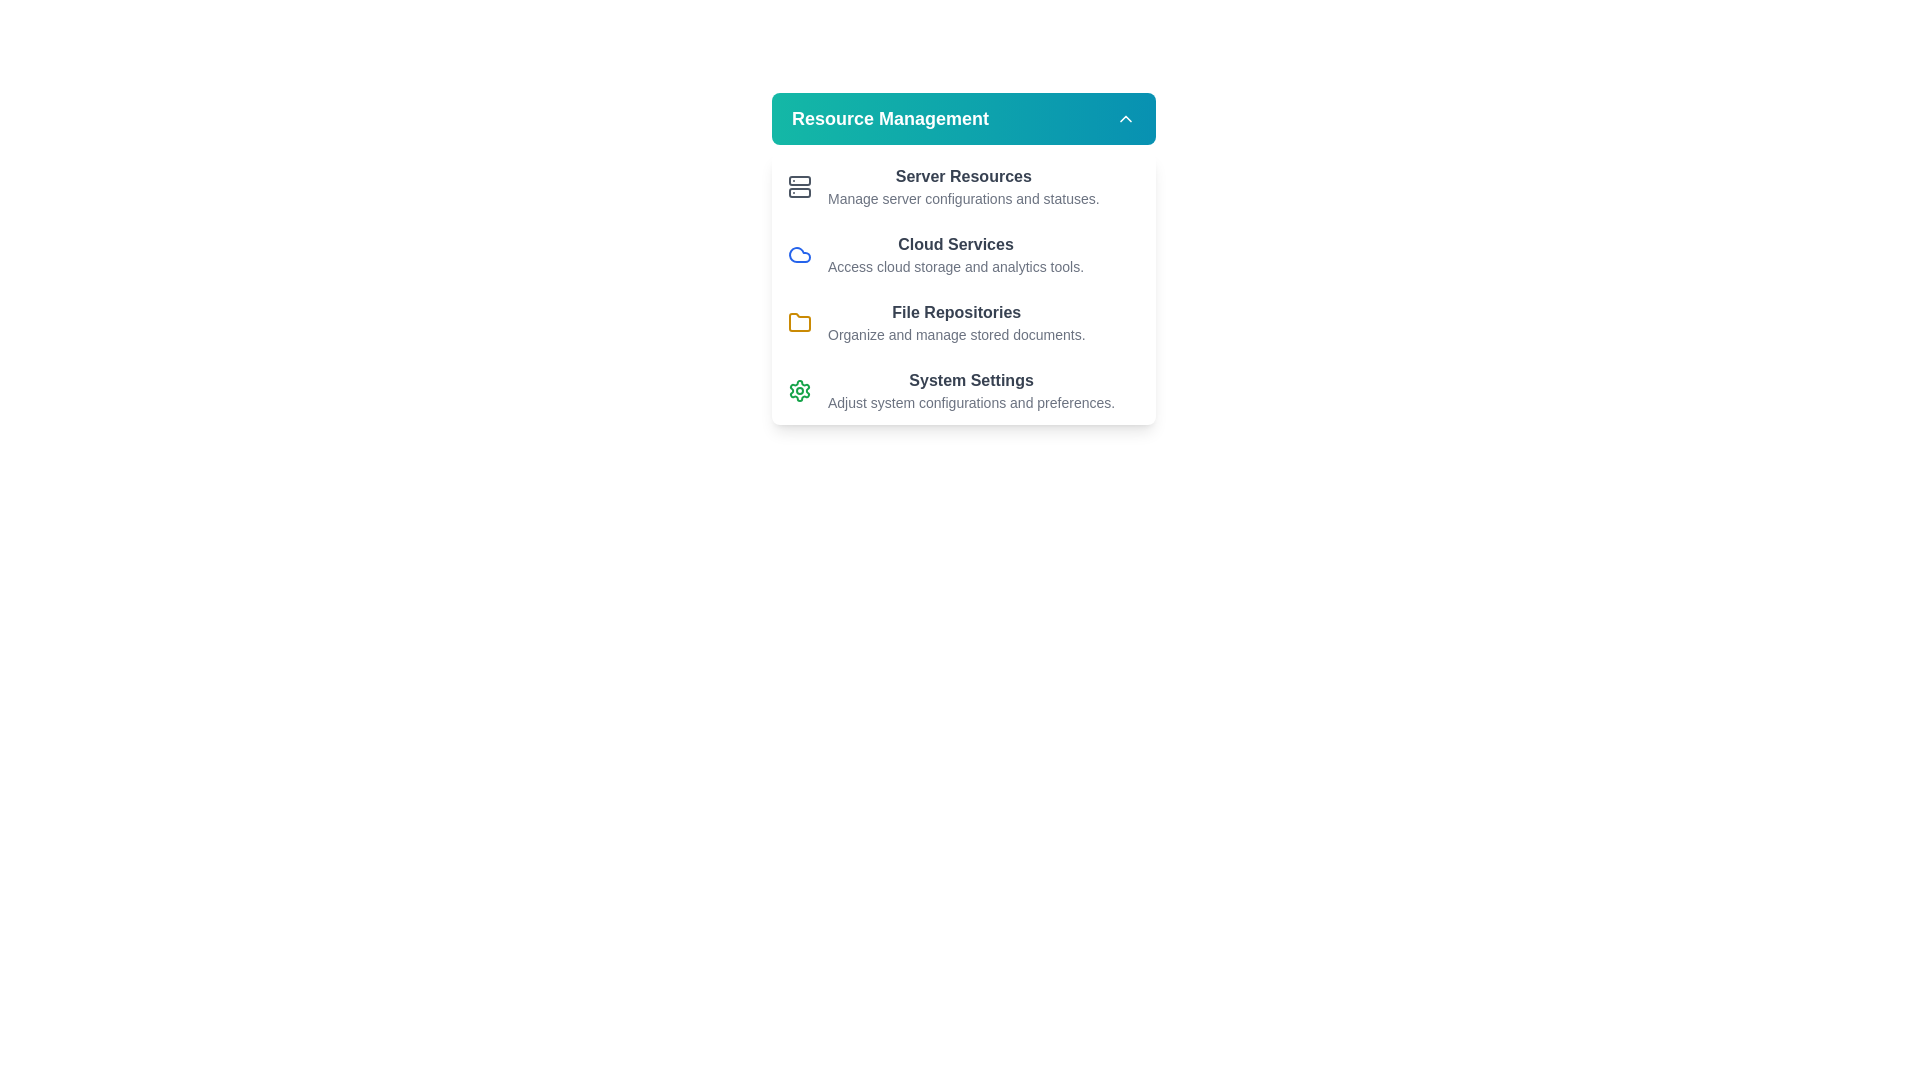 This screenshot has width=1920, height=1080. I want to click on the settings icon located to the left of the 'System Settings' text in the 'Resource Management' menu, so click(800, 390).